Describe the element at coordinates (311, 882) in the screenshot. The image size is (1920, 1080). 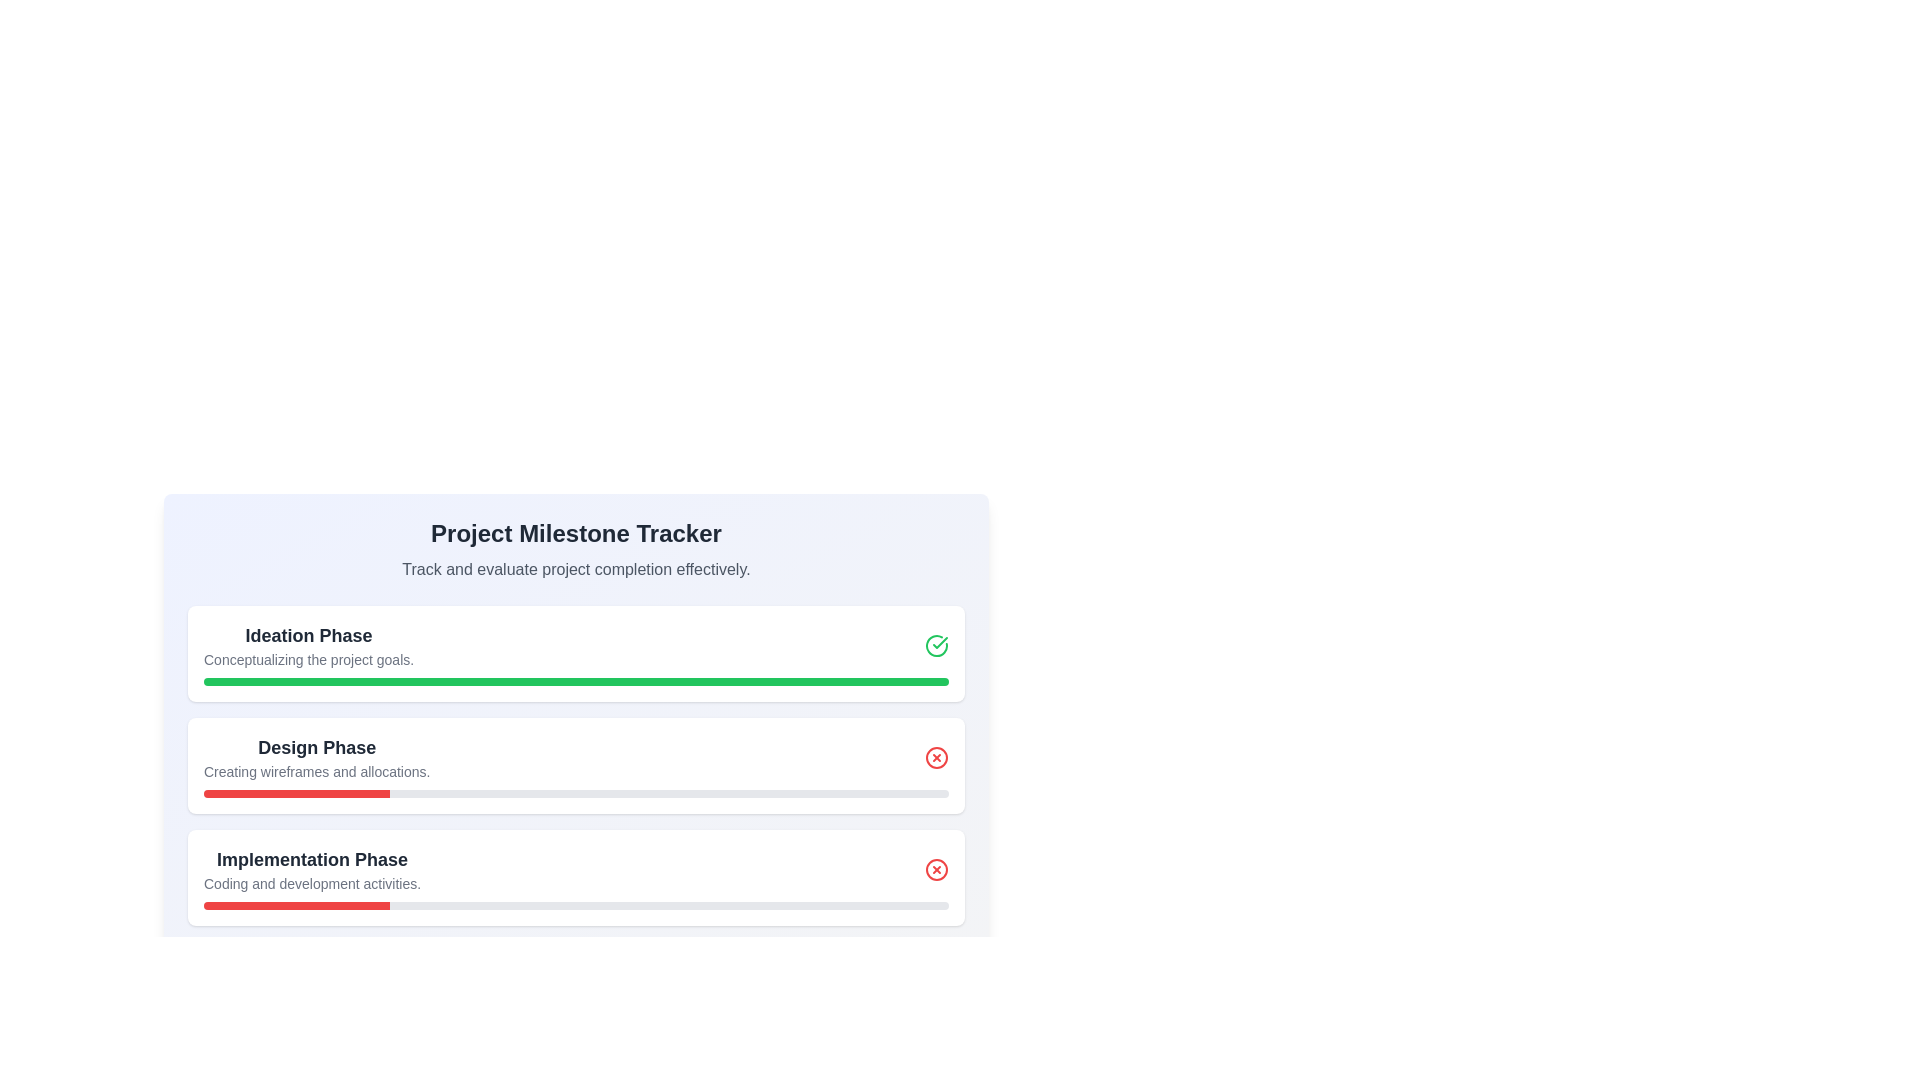
I see `the descriptive text label that provides information about the Implementation Phase, located directly below its title in the Implementation Phase section` at that location.